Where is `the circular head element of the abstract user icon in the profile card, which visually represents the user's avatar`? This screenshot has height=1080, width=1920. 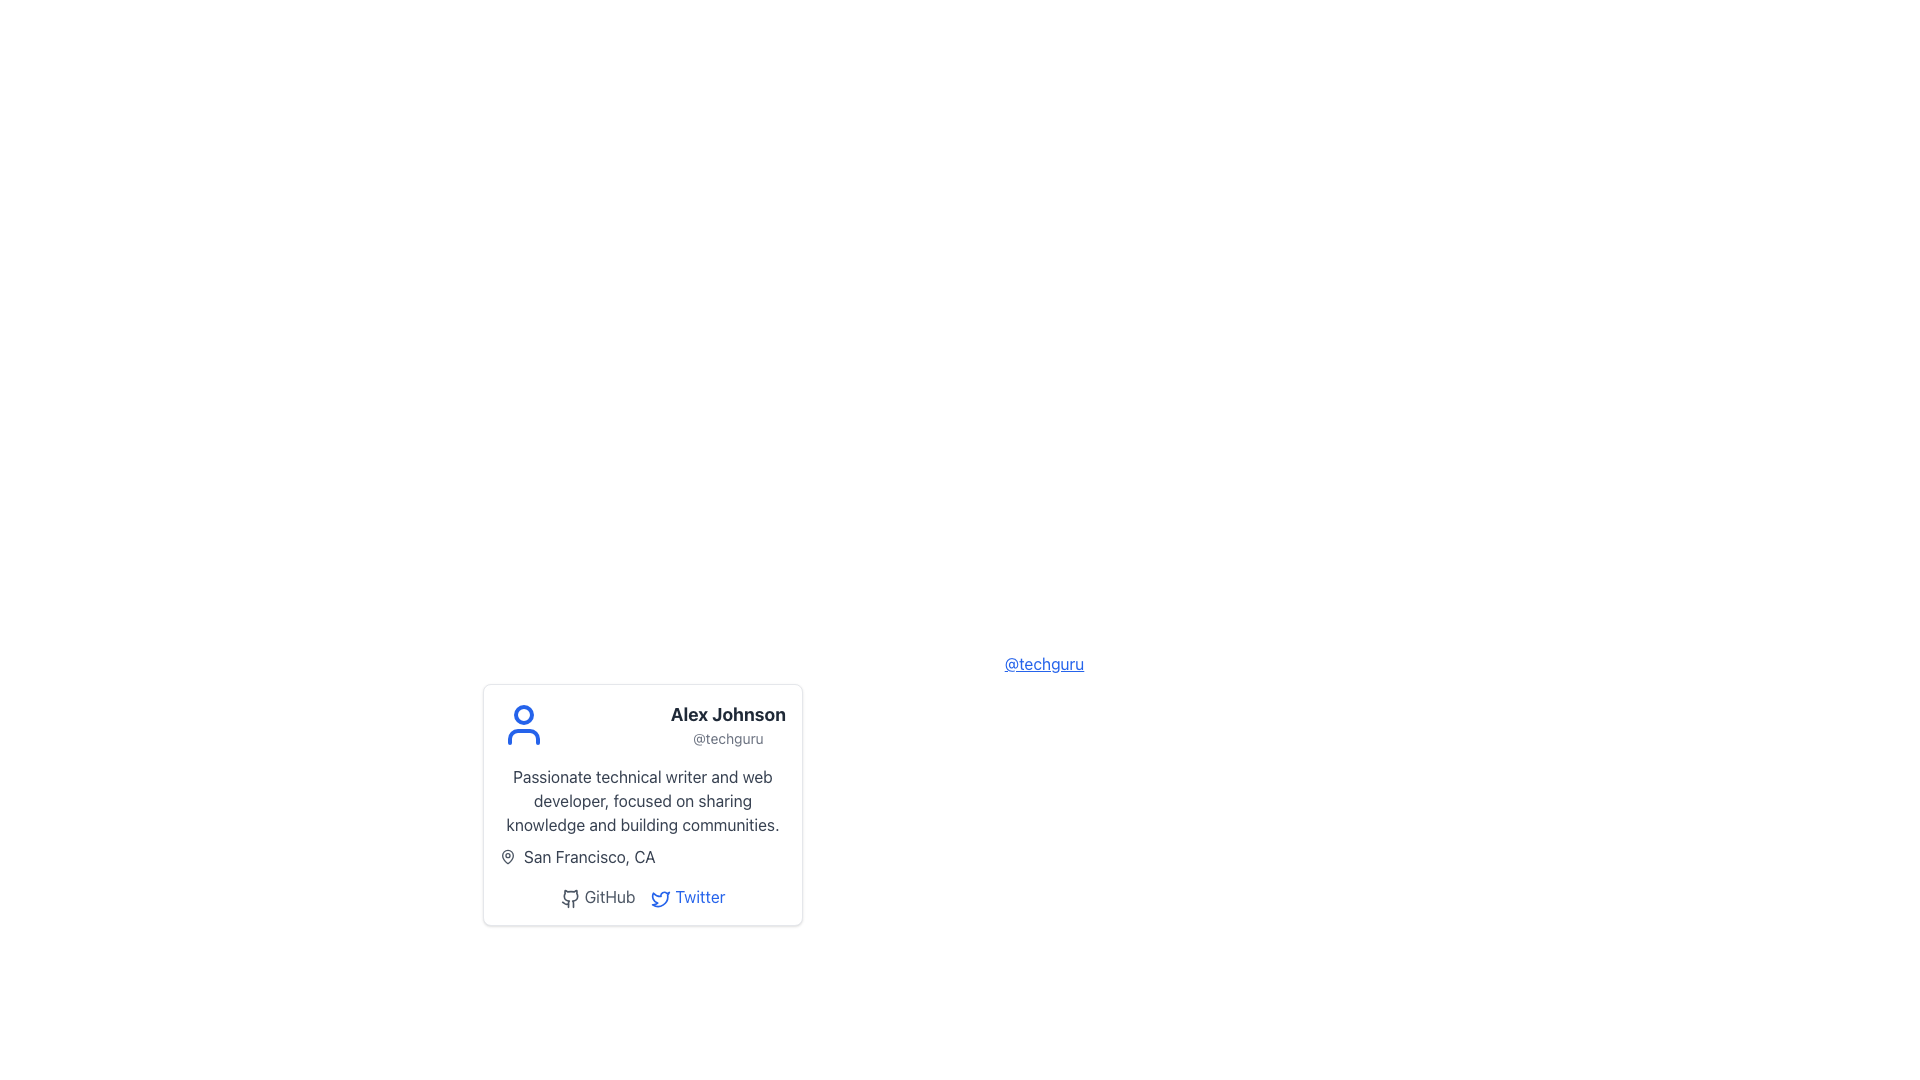 the circular head element of the abstract user icon in the profile card, which visually represents the user's avatar is located at coordinates (523, 713).